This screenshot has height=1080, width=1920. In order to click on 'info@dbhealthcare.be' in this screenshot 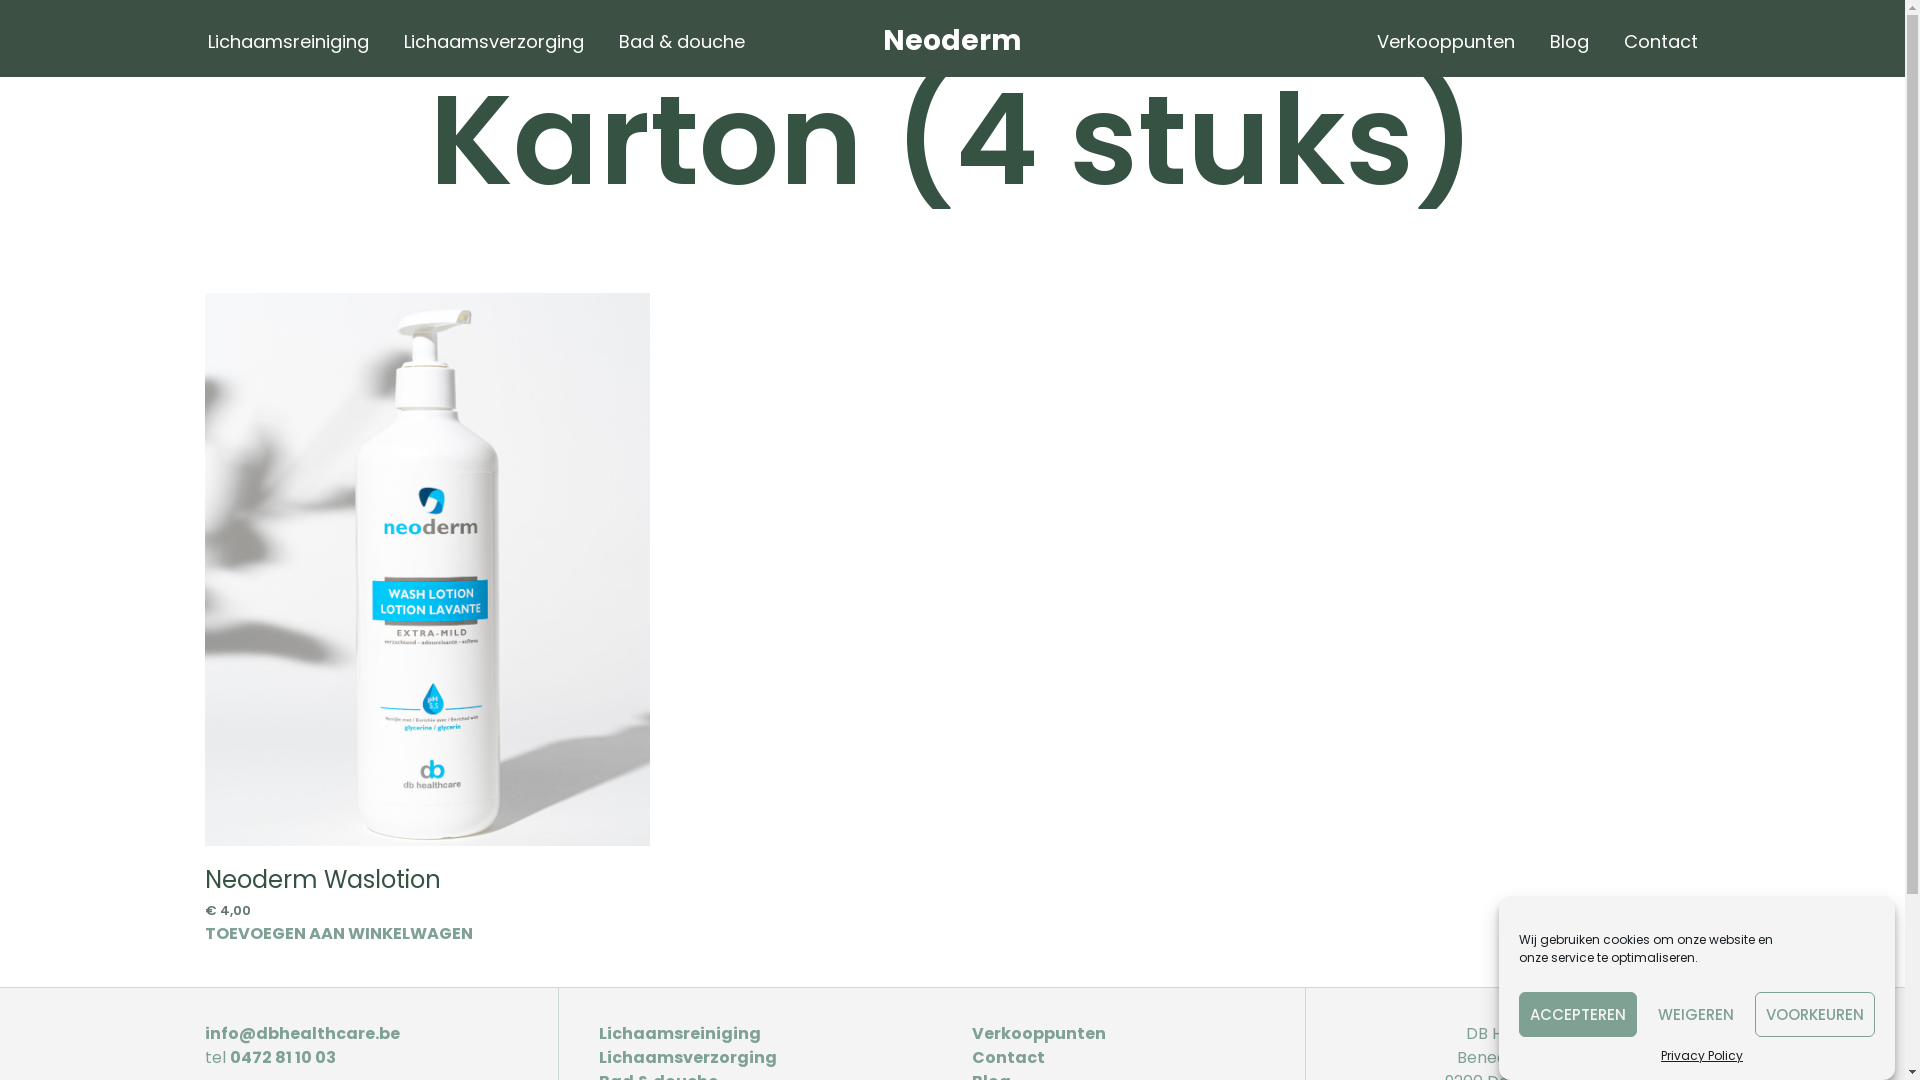, I will do `click(301, 1033)`.